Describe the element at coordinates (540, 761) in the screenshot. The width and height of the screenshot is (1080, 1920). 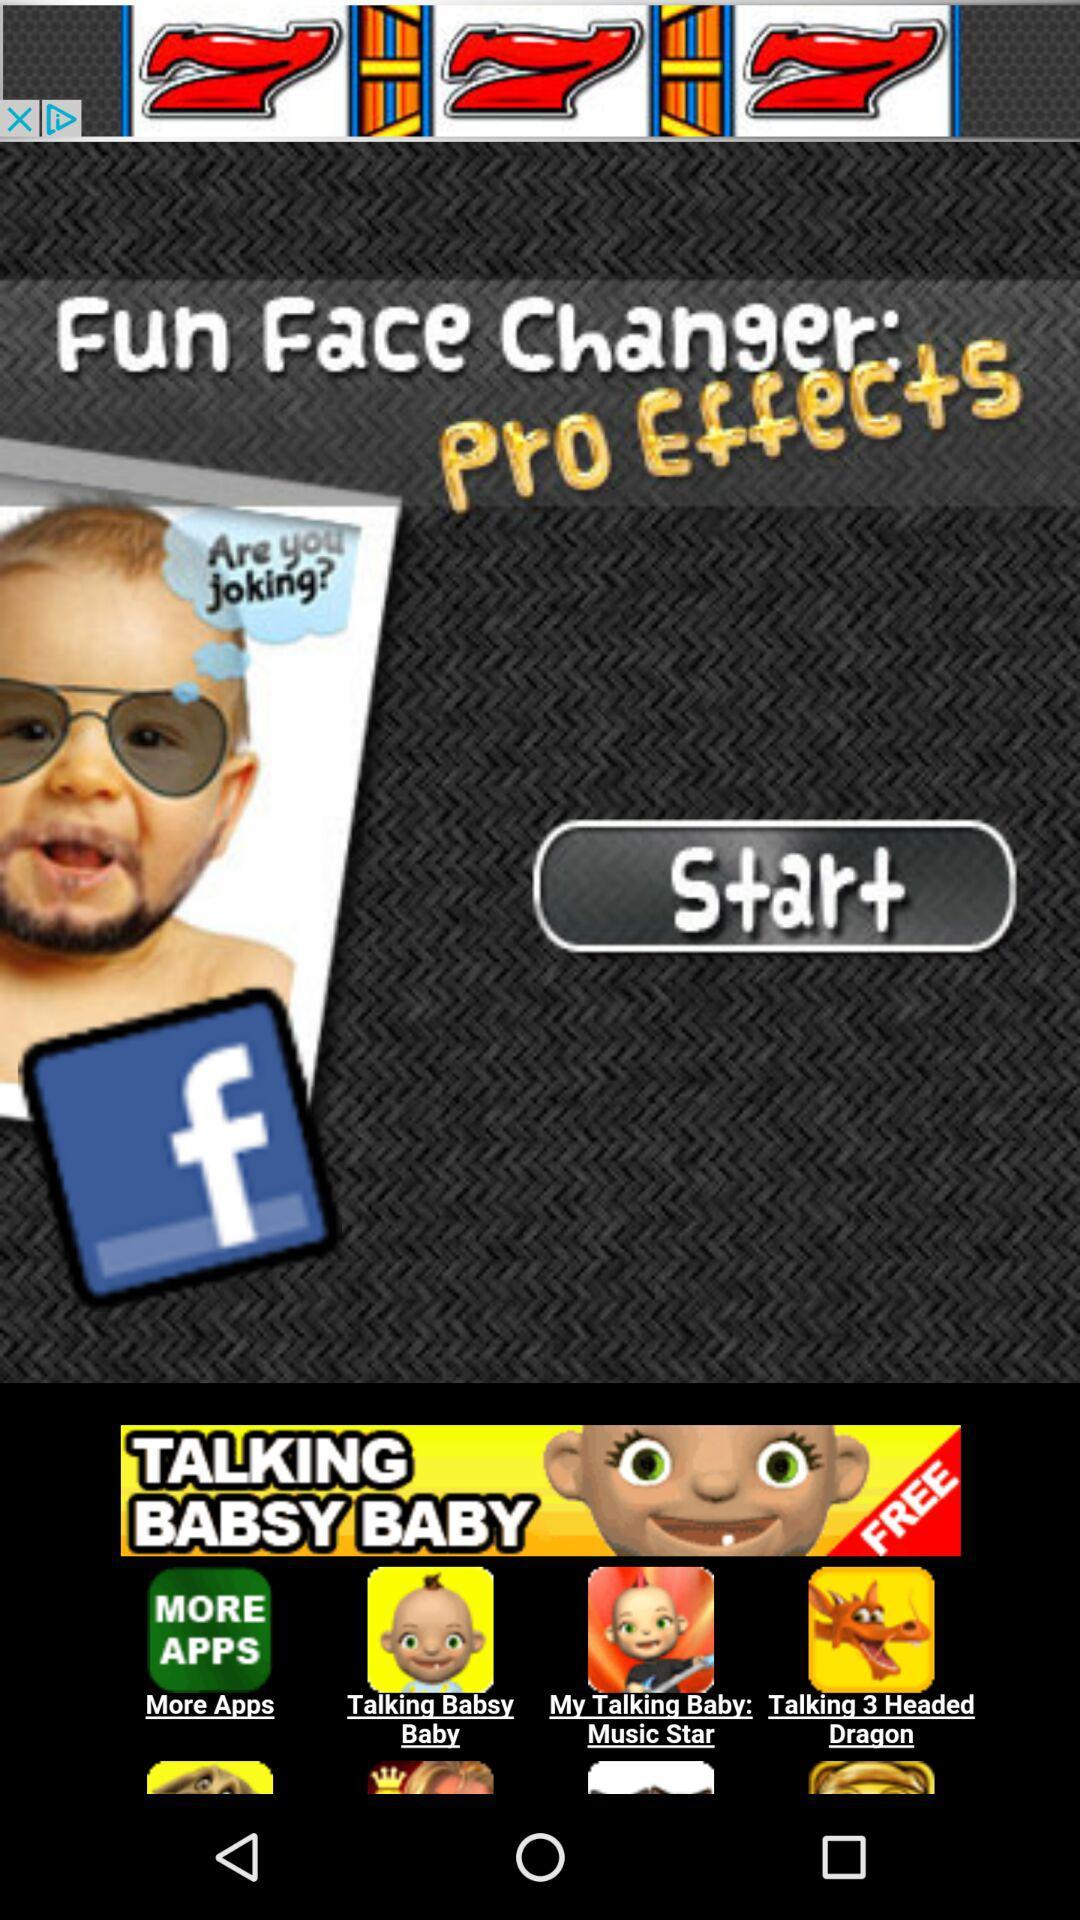
I see `home page` at that location.